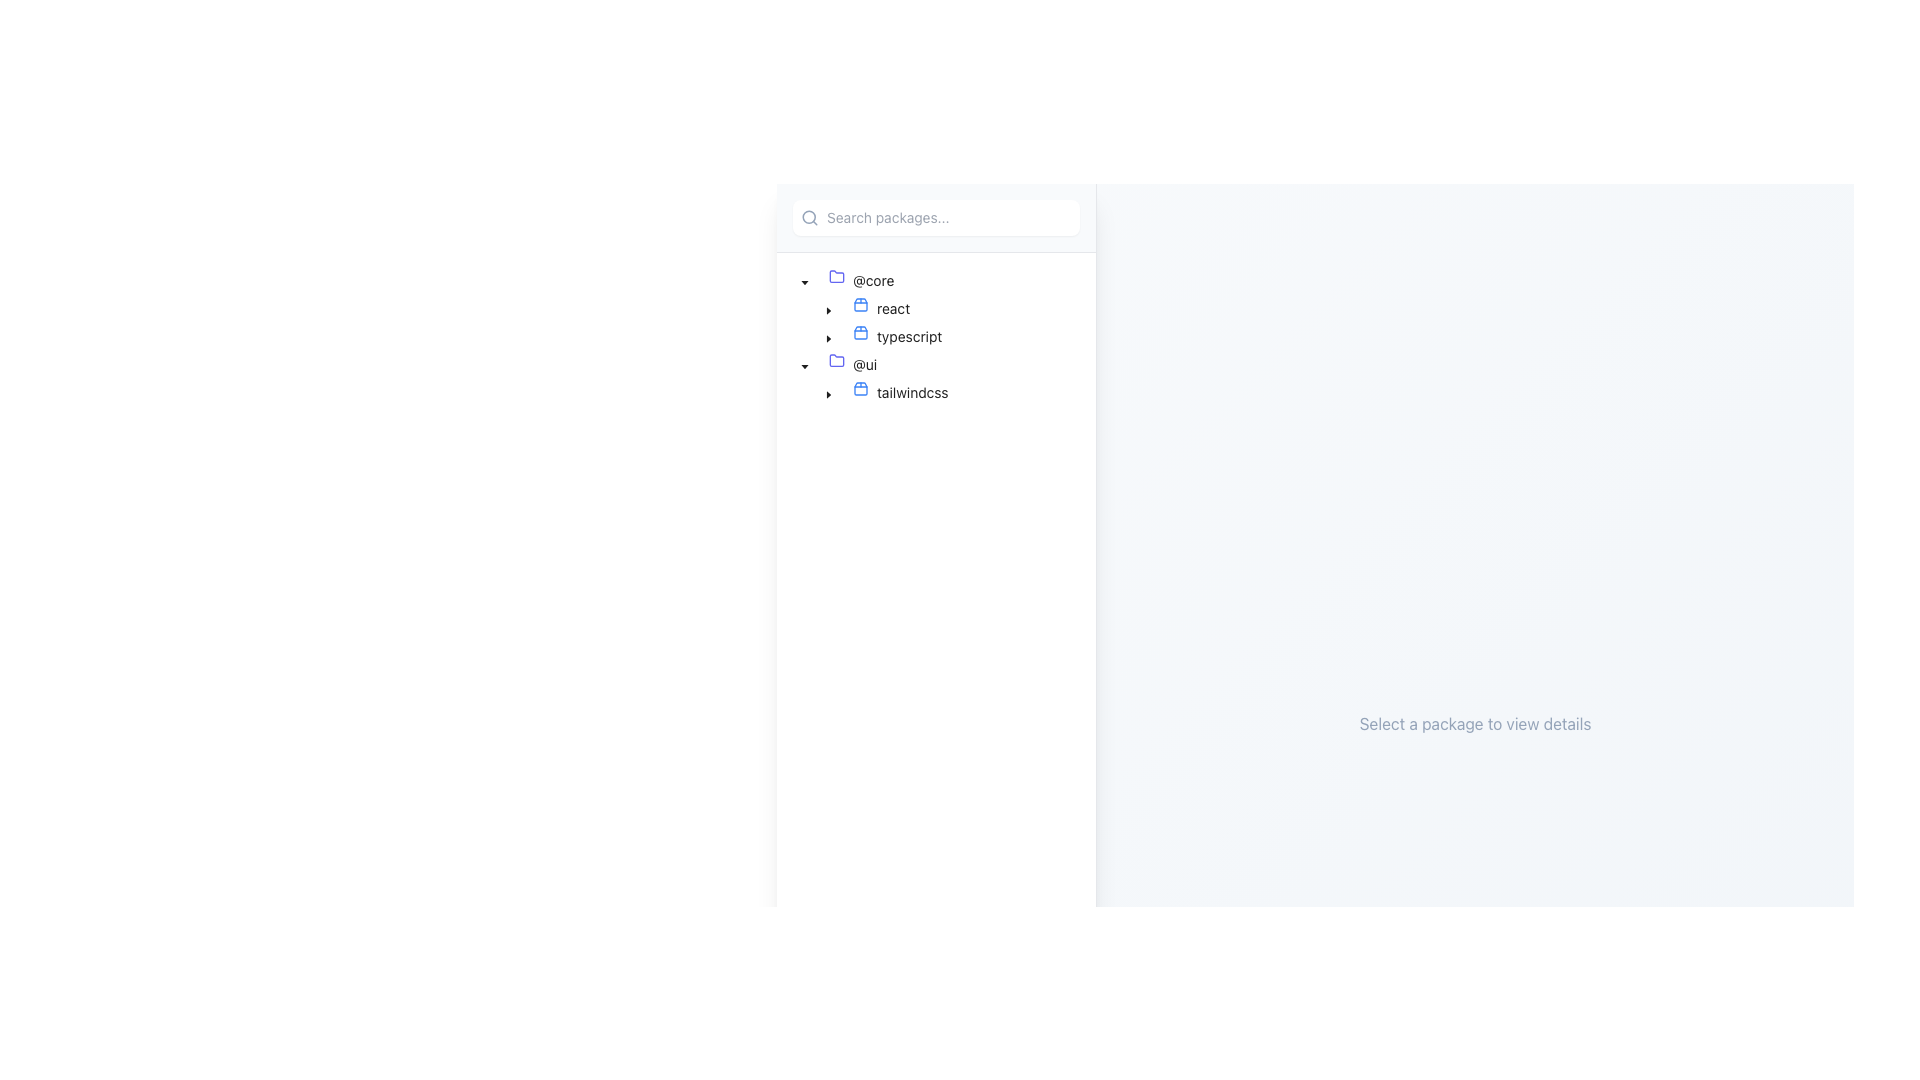 The image size is (1920, 1080). Describe the element at coordinates (805, 365) in the screenshot. I see `the Dropdown Indicator Icon, which is a small downward-pointing arrow next to the '@ui' text label in the tree view structure` at that location.